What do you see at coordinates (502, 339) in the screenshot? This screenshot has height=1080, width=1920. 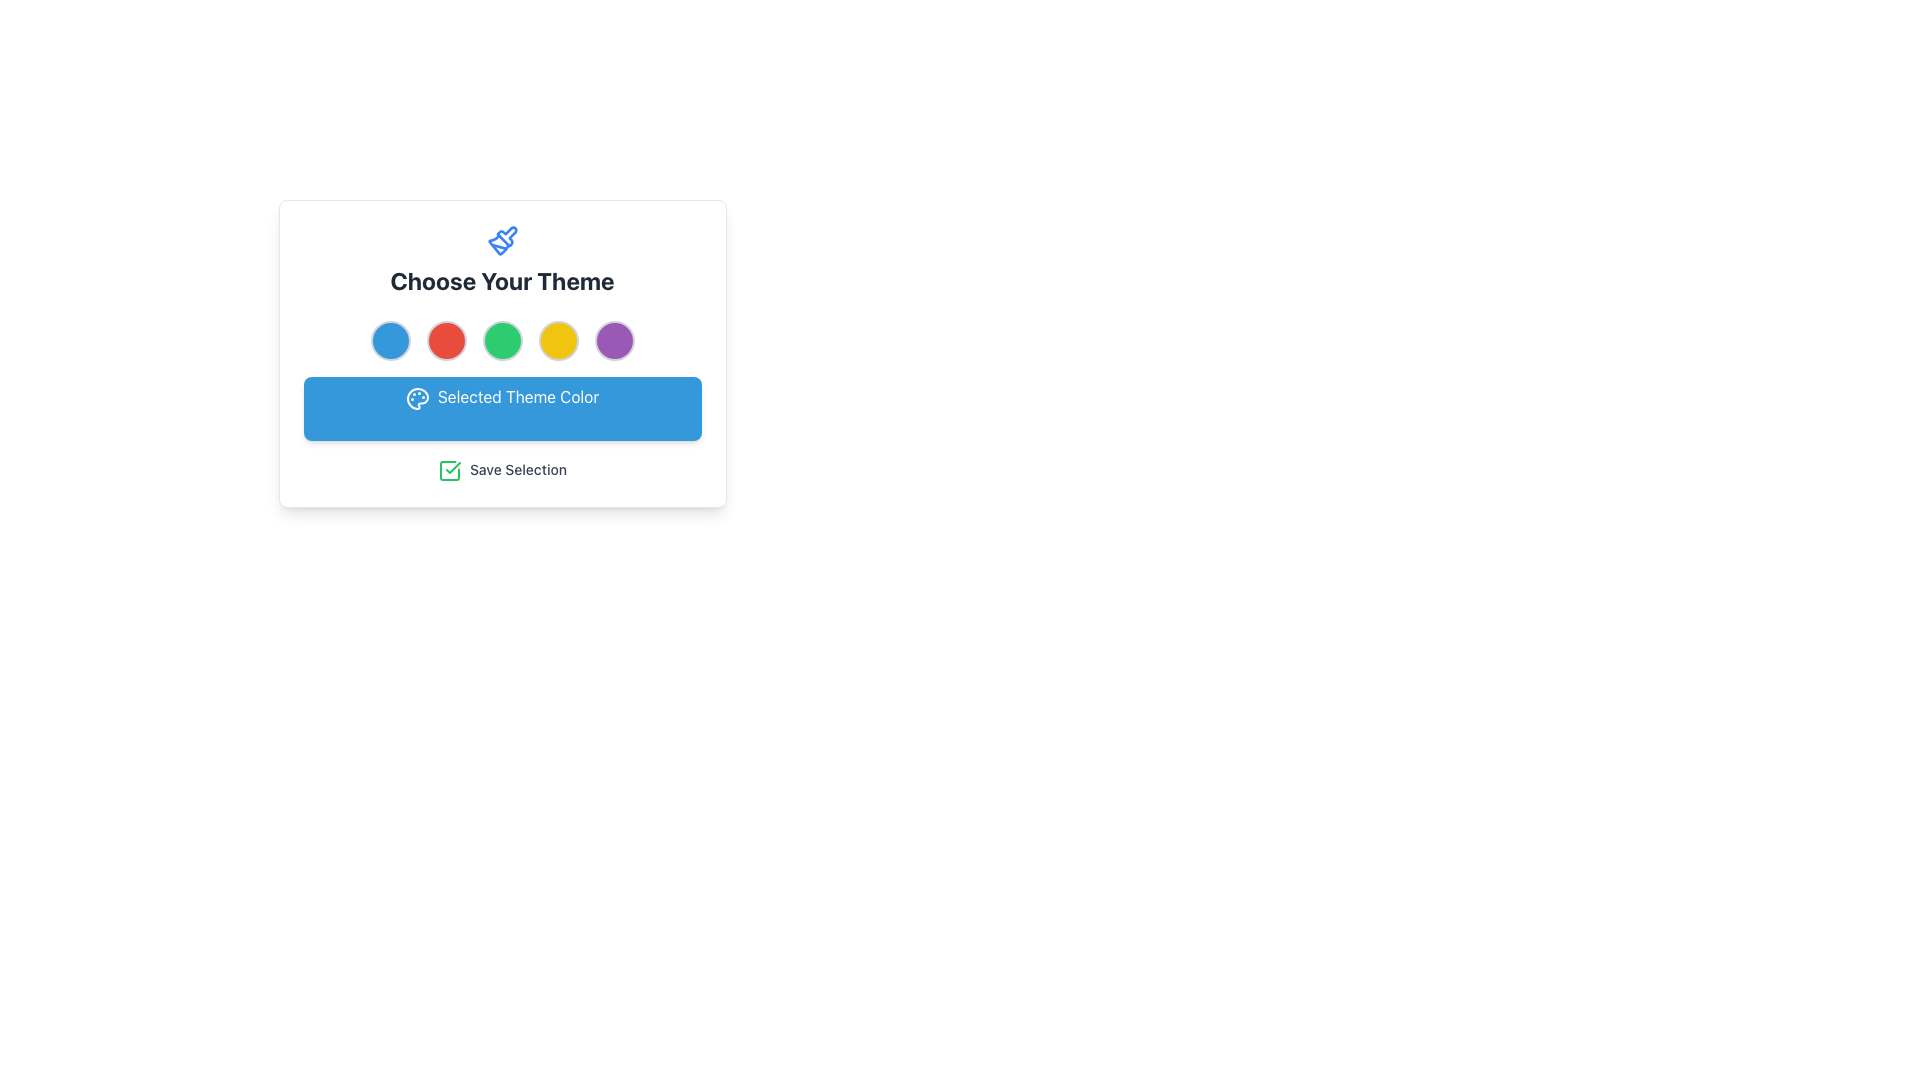 I see `the third circular selection button` at bounding box center [502, 339].